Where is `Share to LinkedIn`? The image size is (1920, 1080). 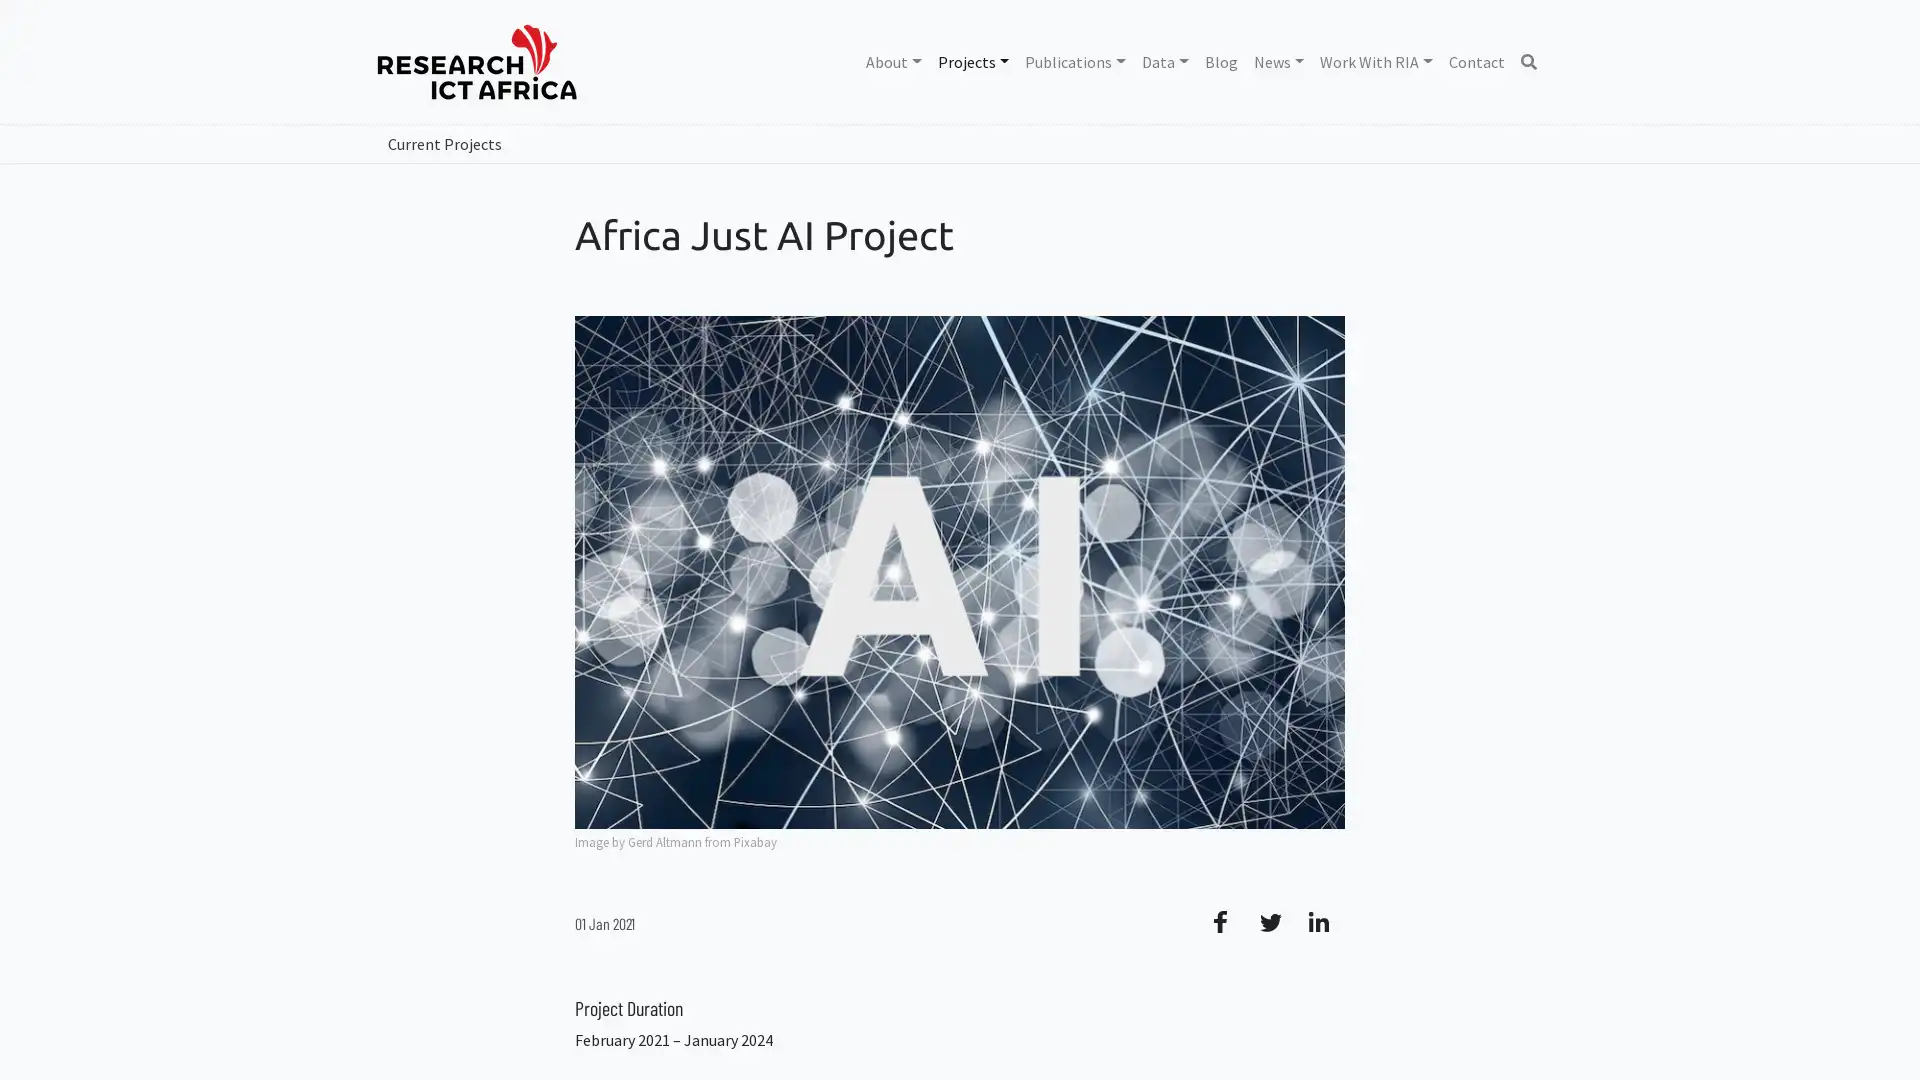 Share to LinkedIn is located at coordinates (1321, 921).